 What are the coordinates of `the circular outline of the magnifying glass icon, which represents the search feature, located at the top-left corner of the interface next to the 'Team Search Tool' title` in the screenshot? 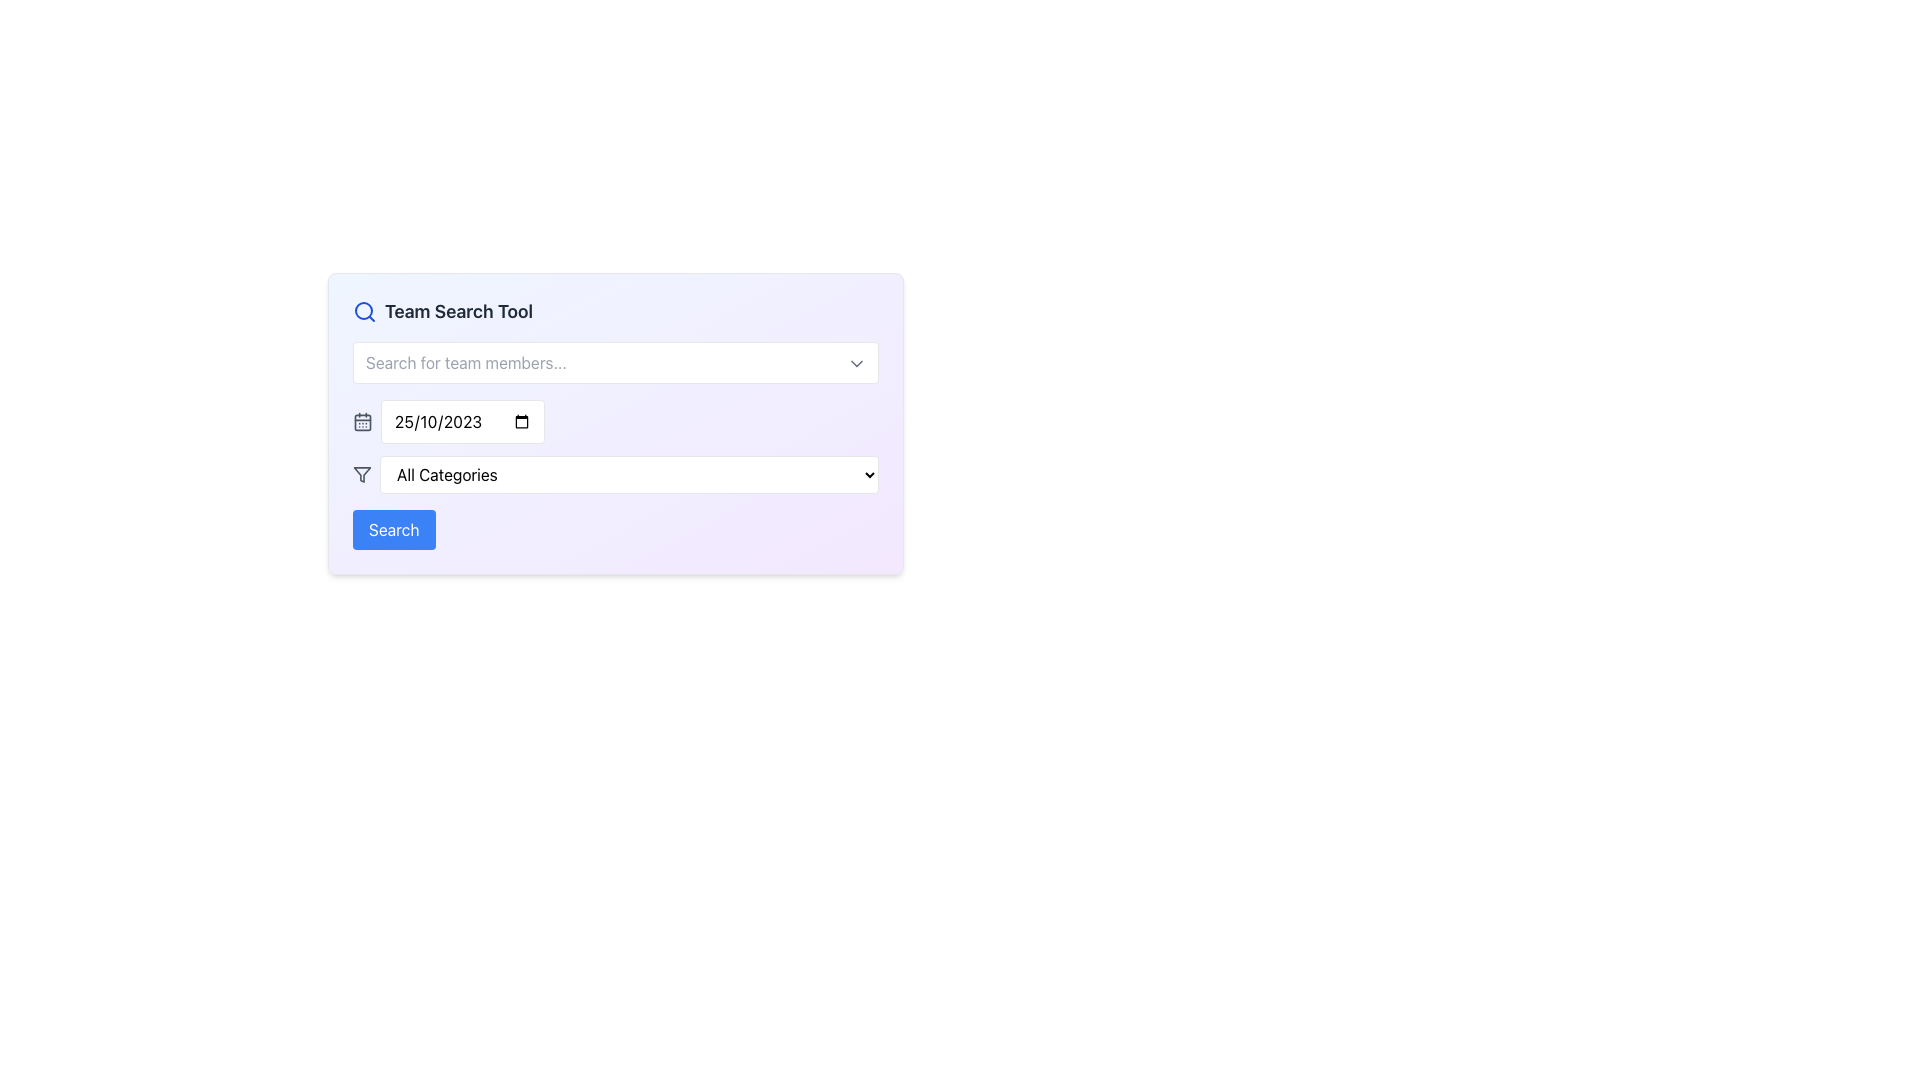 It's located at (364, 311).